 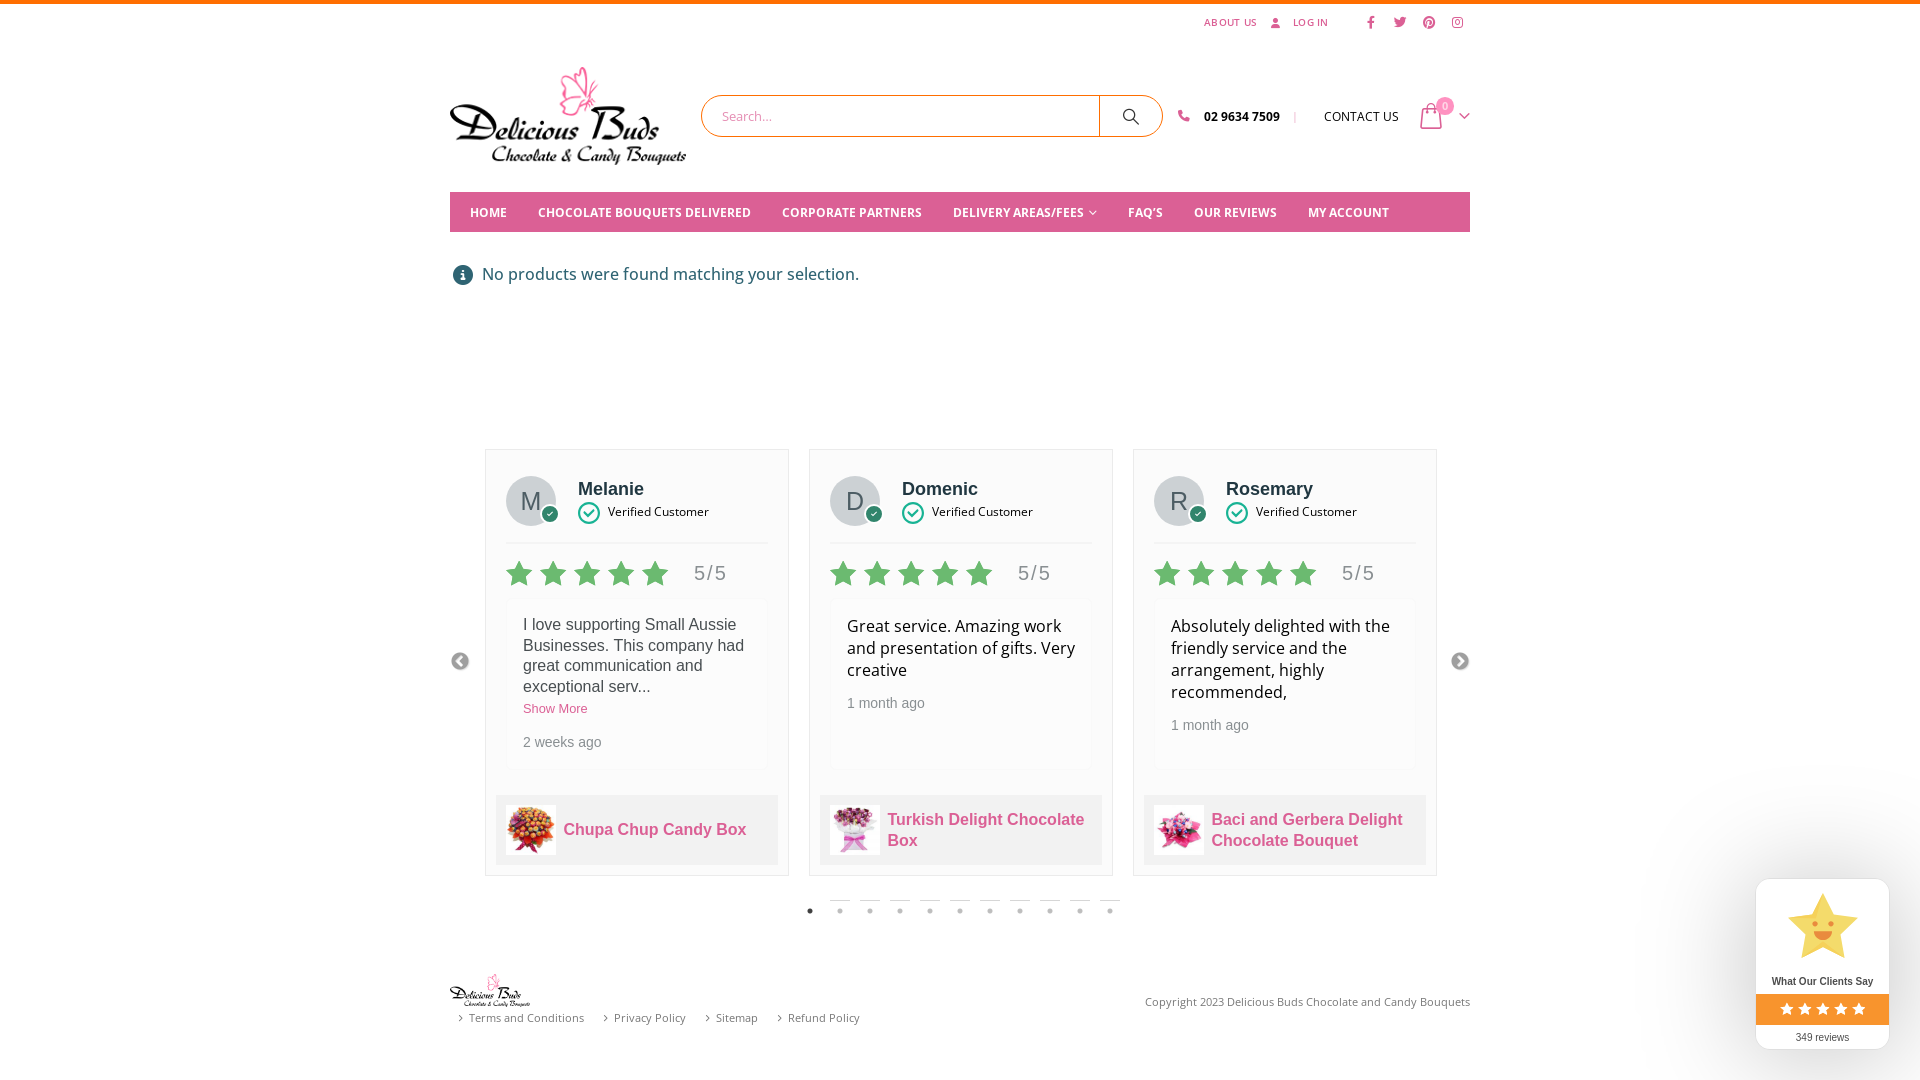 I want to click on 'HOME', so click(x=483, y=212).